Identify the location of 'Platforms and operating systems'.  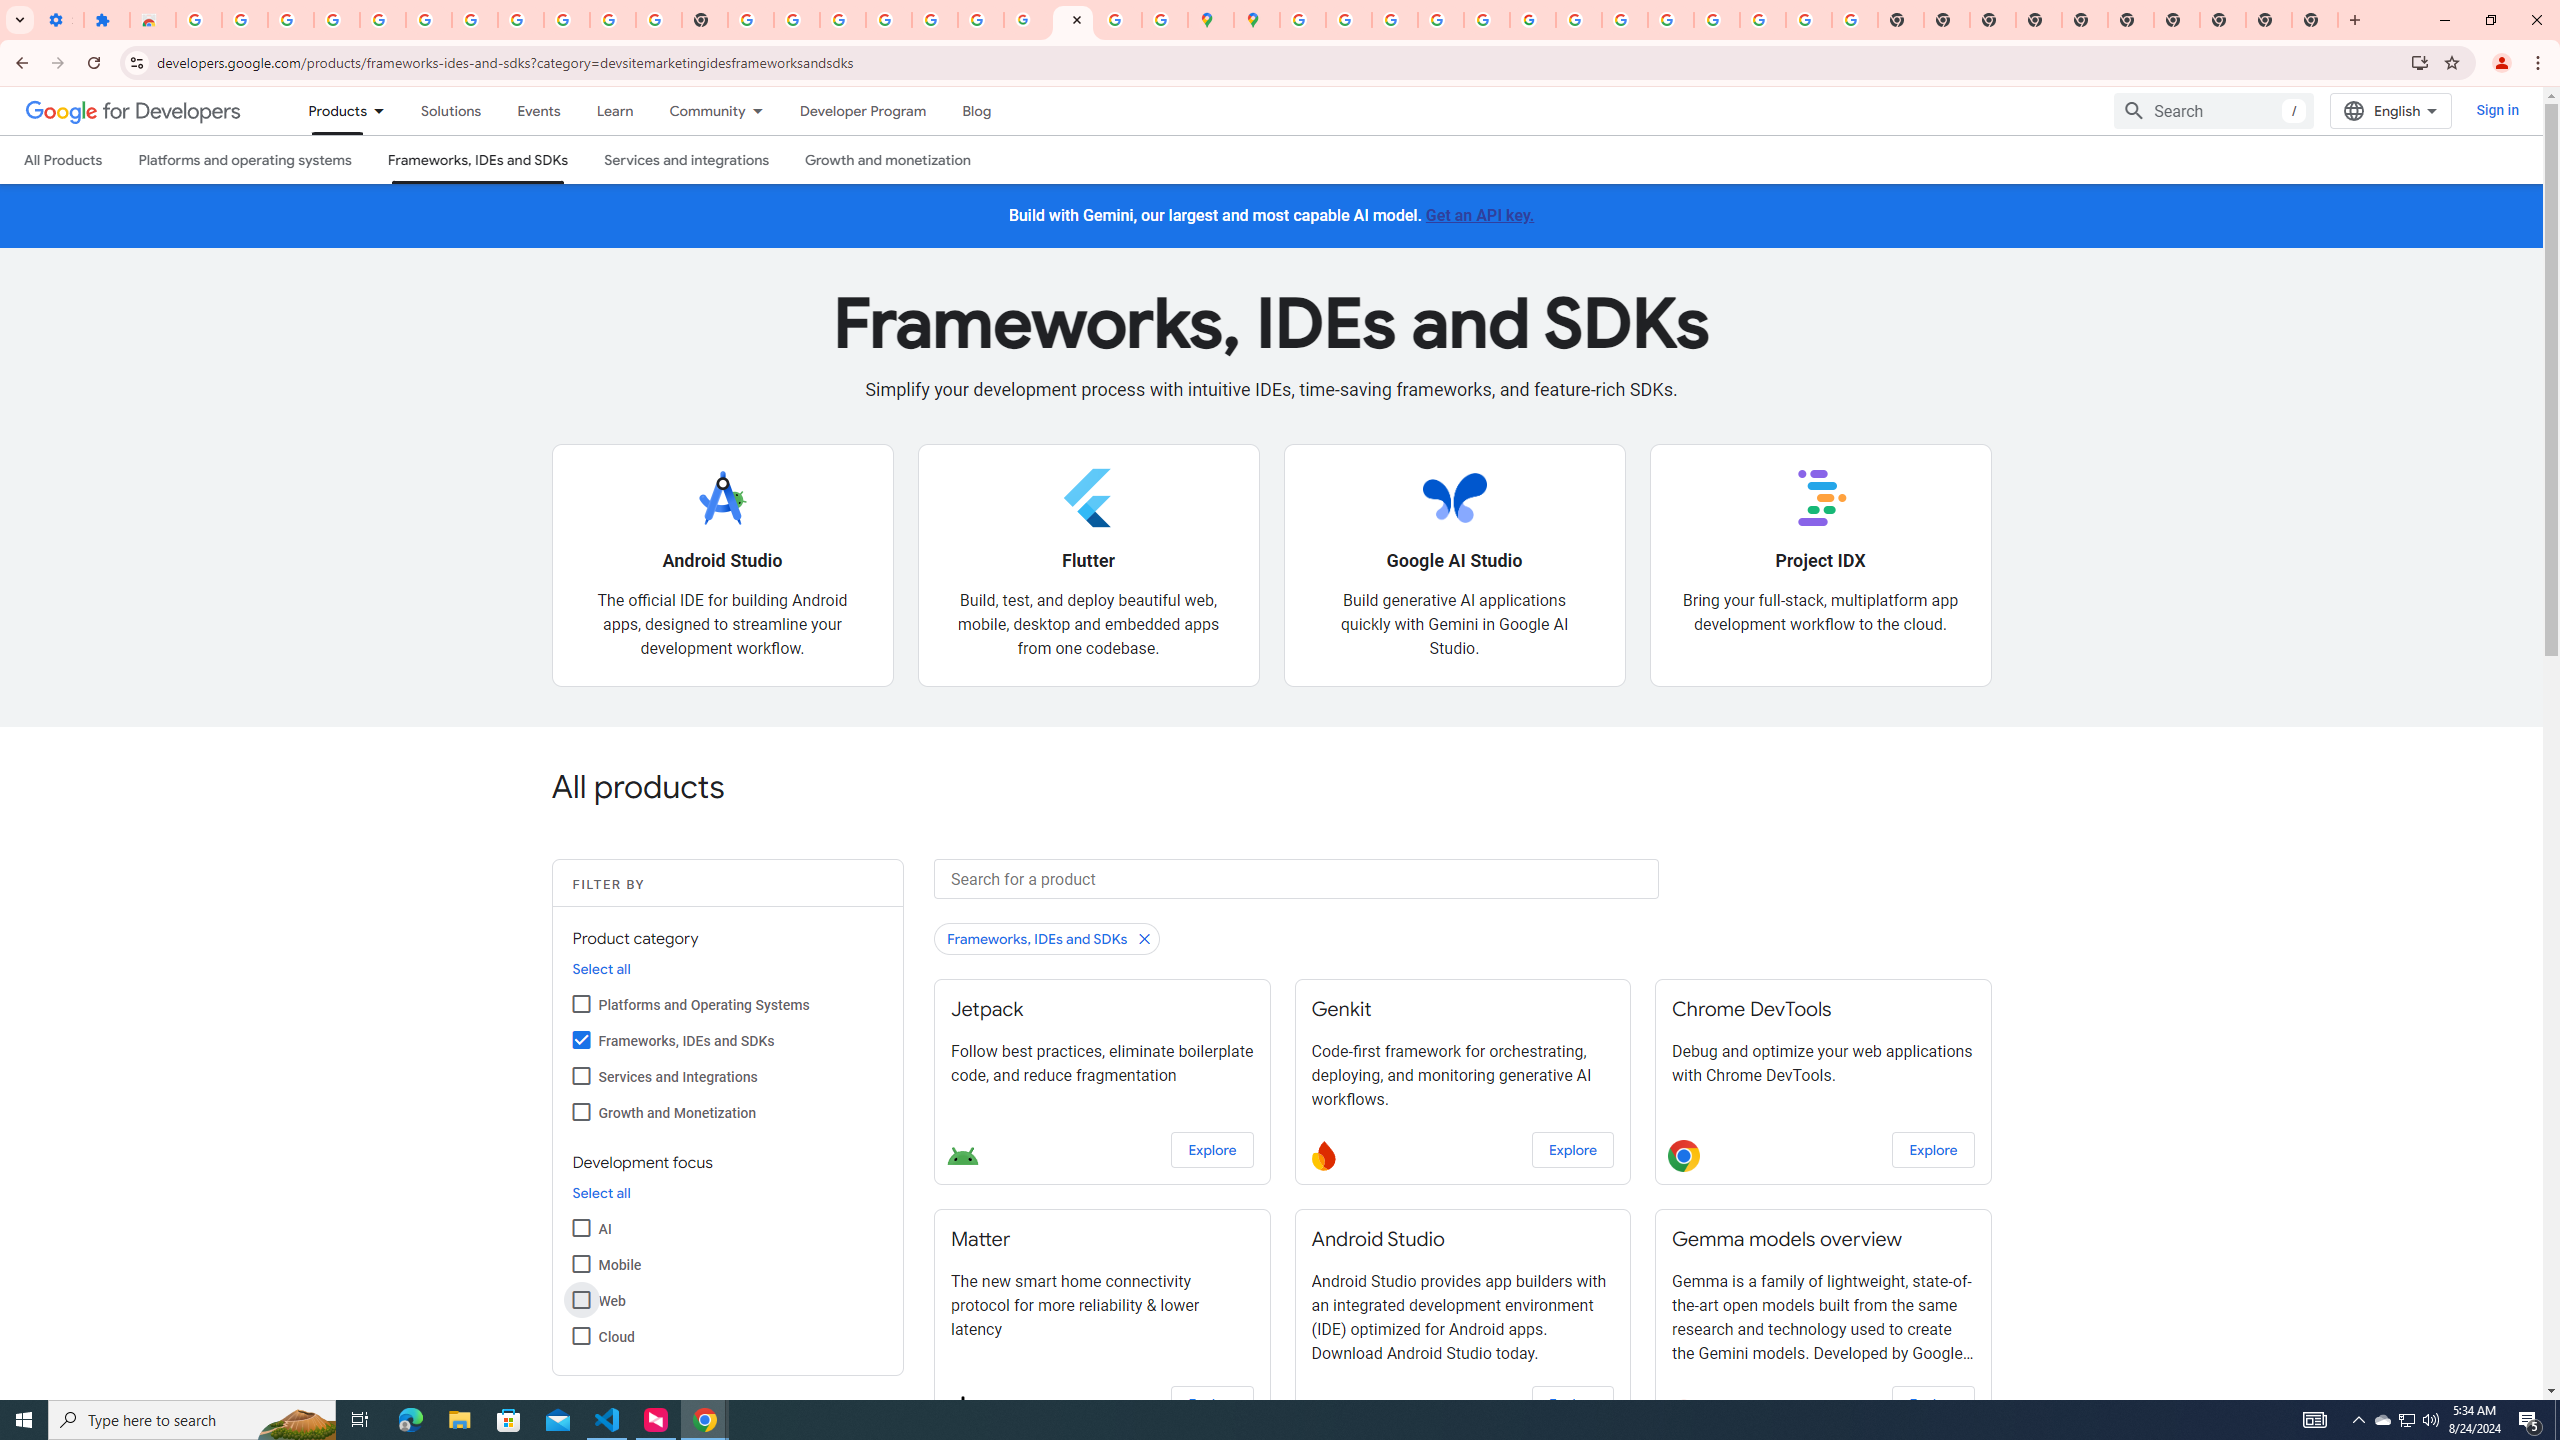
(244, 158).